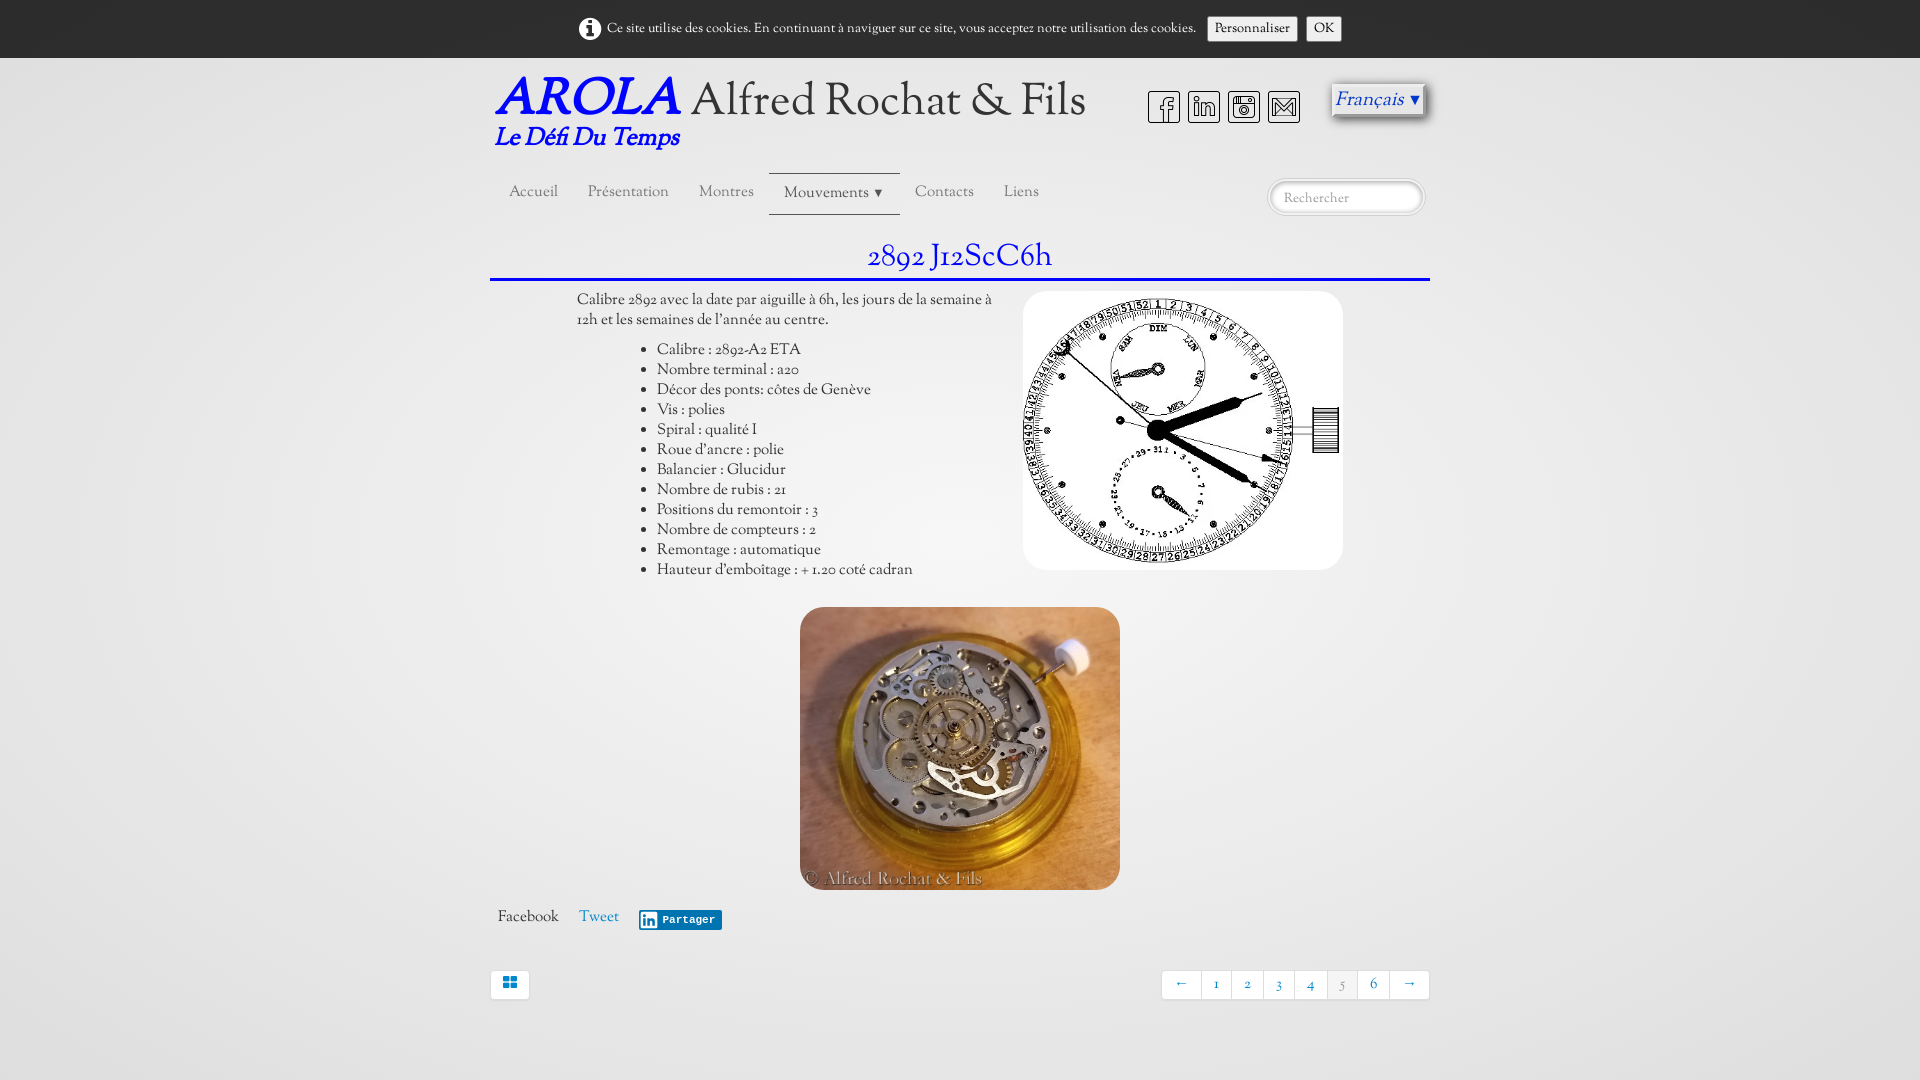 The width and height of the screenshot is (1920, 1080). What do you see at coordinates (1182, 429) in the screenshot?
I see `'Mouvement automatique AROLA 2892 J12ScC6h'` at bounding box center [1182, 429].